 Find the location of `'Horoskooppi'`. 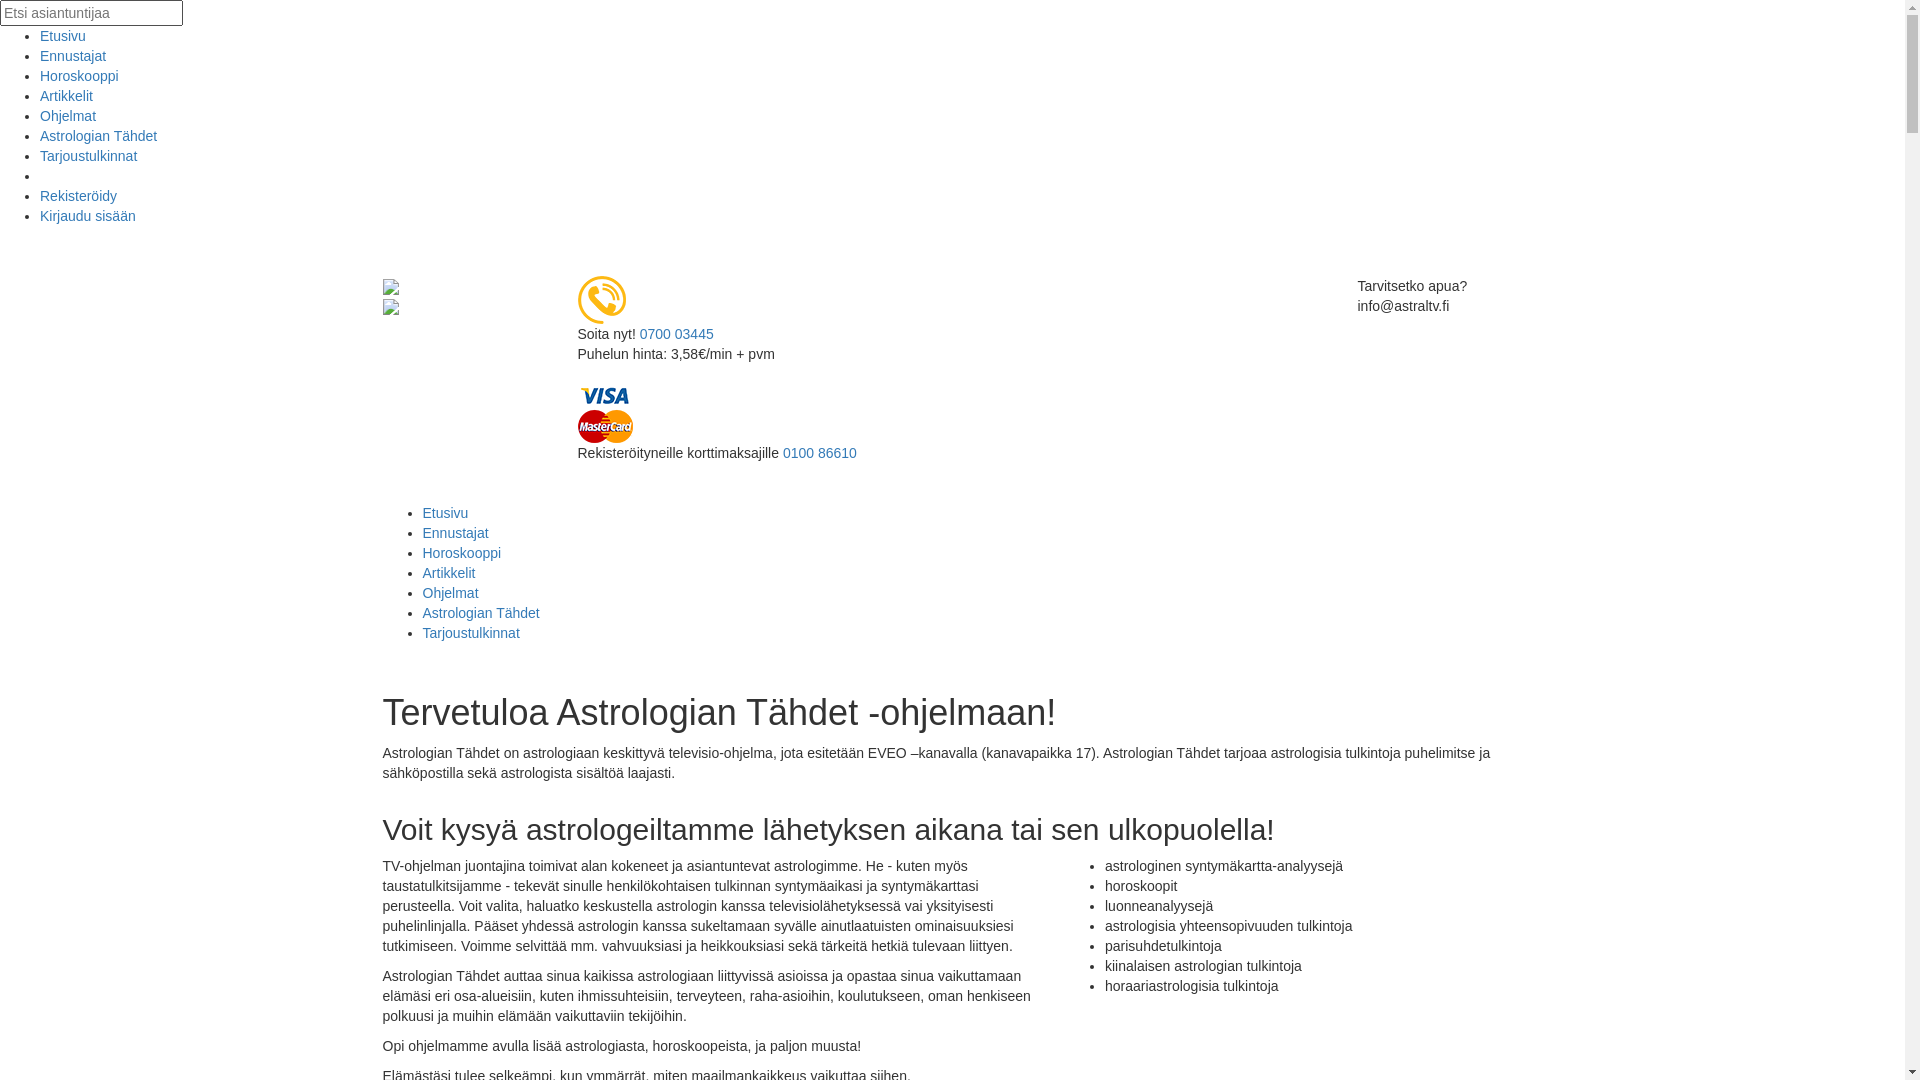

'Horoskooppi' is located at coordinates (460, 552).